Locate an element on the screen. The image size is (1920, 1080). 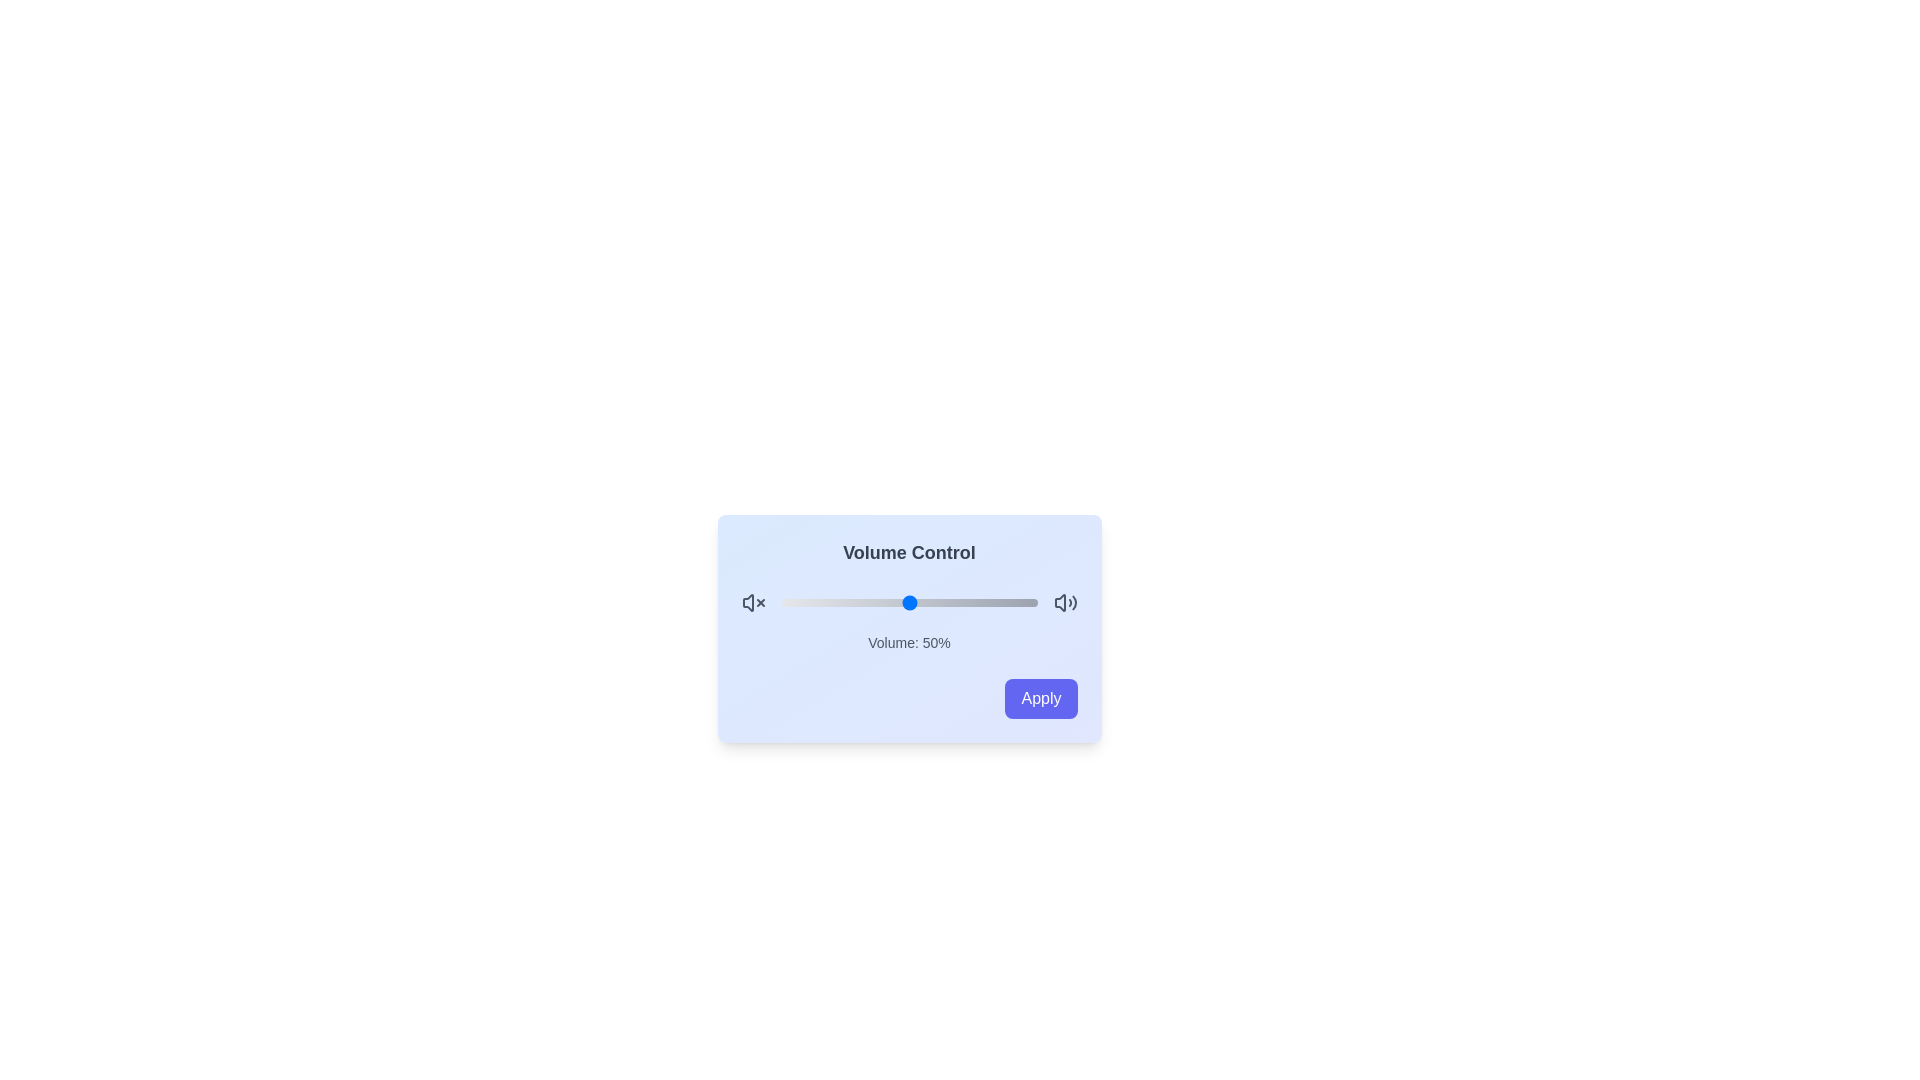
the loud icon on the right of the slider is located at coordinates (1064, 601).